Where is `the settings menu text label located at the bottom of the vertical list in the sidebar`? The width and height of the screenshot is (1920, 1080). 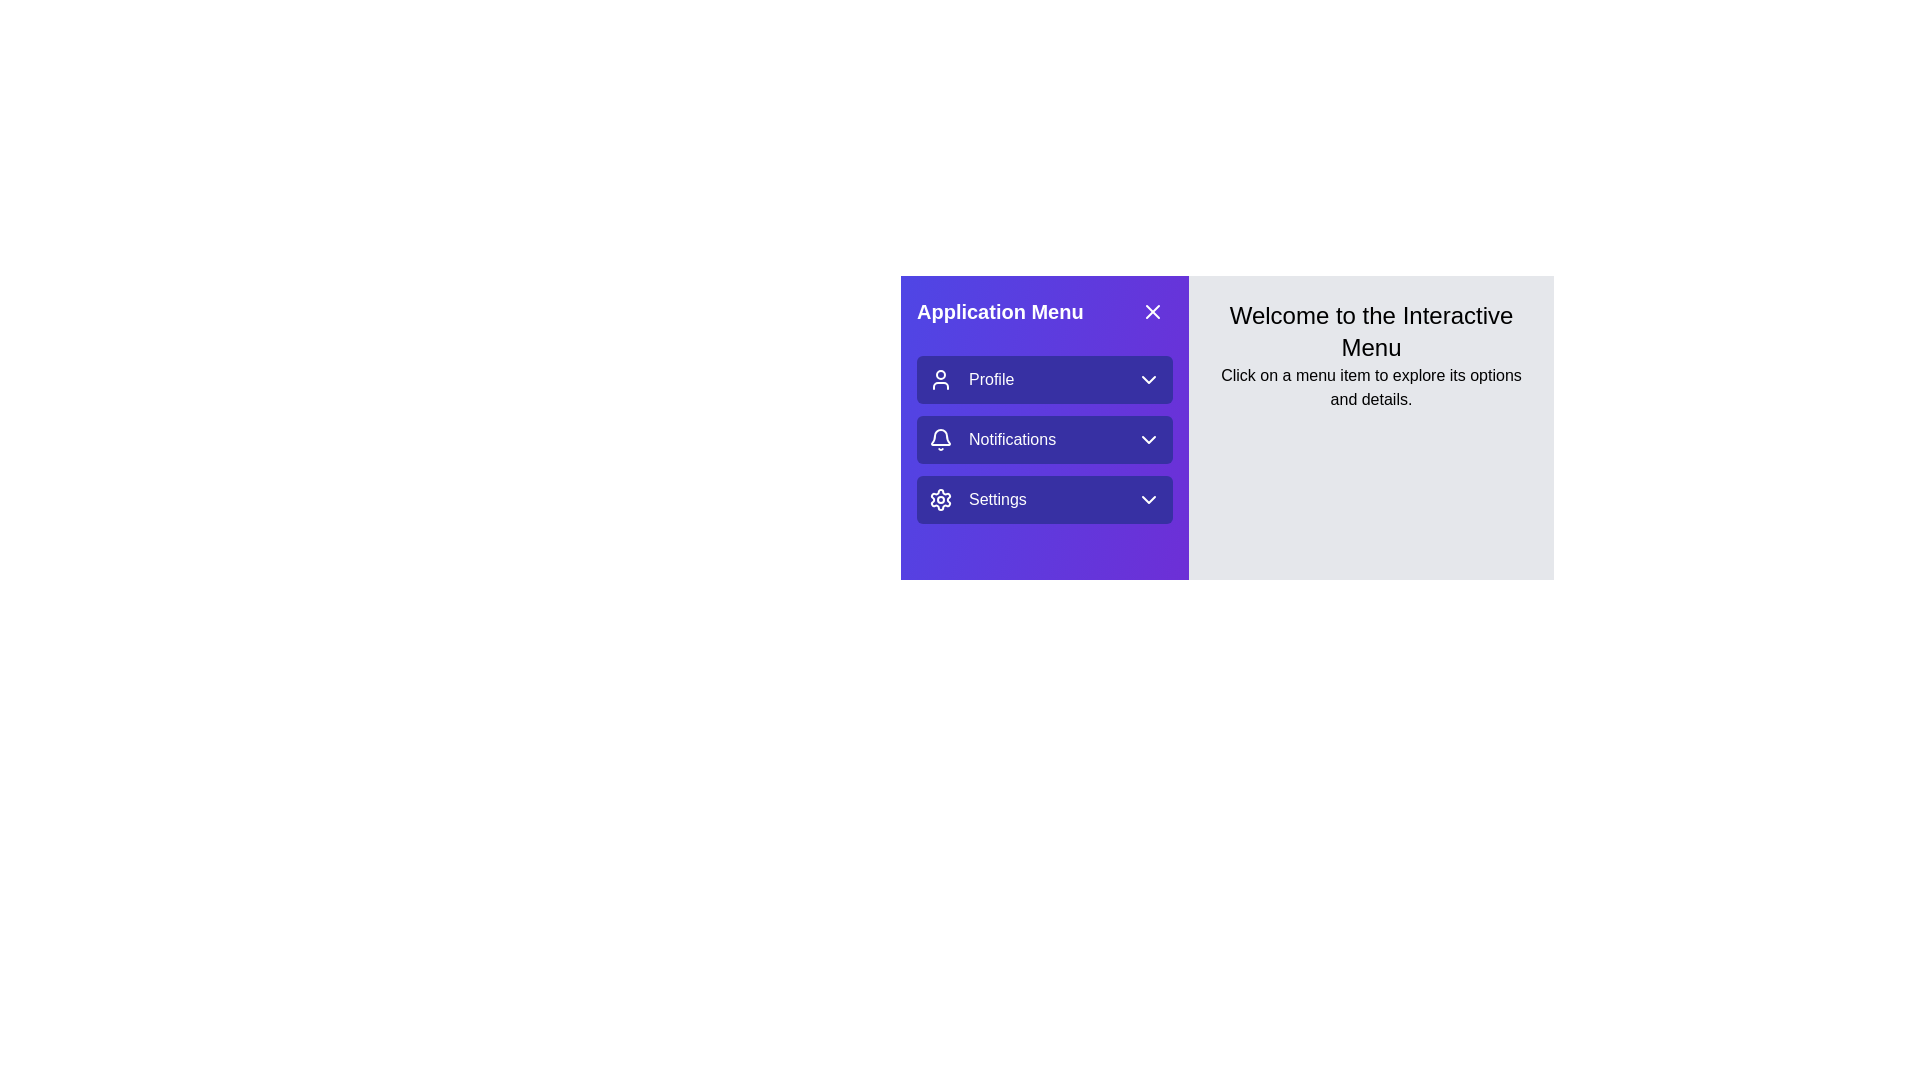
the settings menu text label located at the bottom of the vertical list in the sidebar is located at coordinates (997, 499).